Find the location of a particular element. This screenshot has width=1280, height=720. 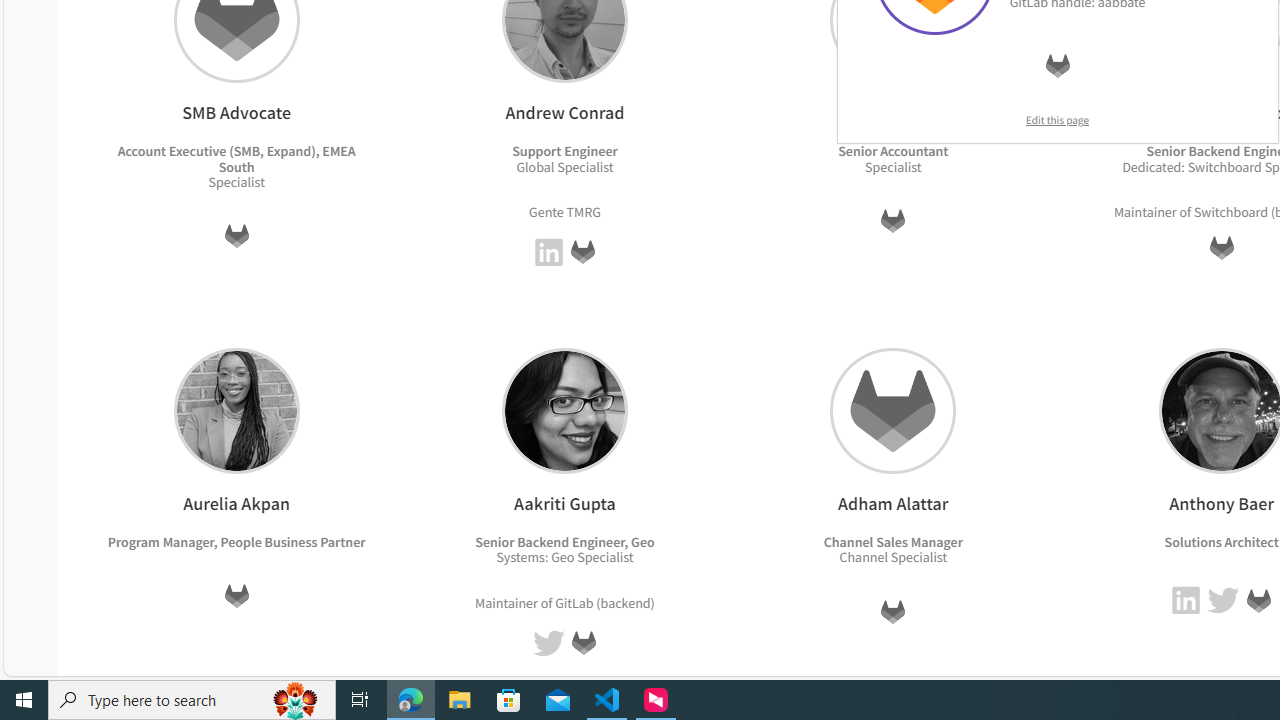

'Support Engineer' is located at coordinates (564, 150).